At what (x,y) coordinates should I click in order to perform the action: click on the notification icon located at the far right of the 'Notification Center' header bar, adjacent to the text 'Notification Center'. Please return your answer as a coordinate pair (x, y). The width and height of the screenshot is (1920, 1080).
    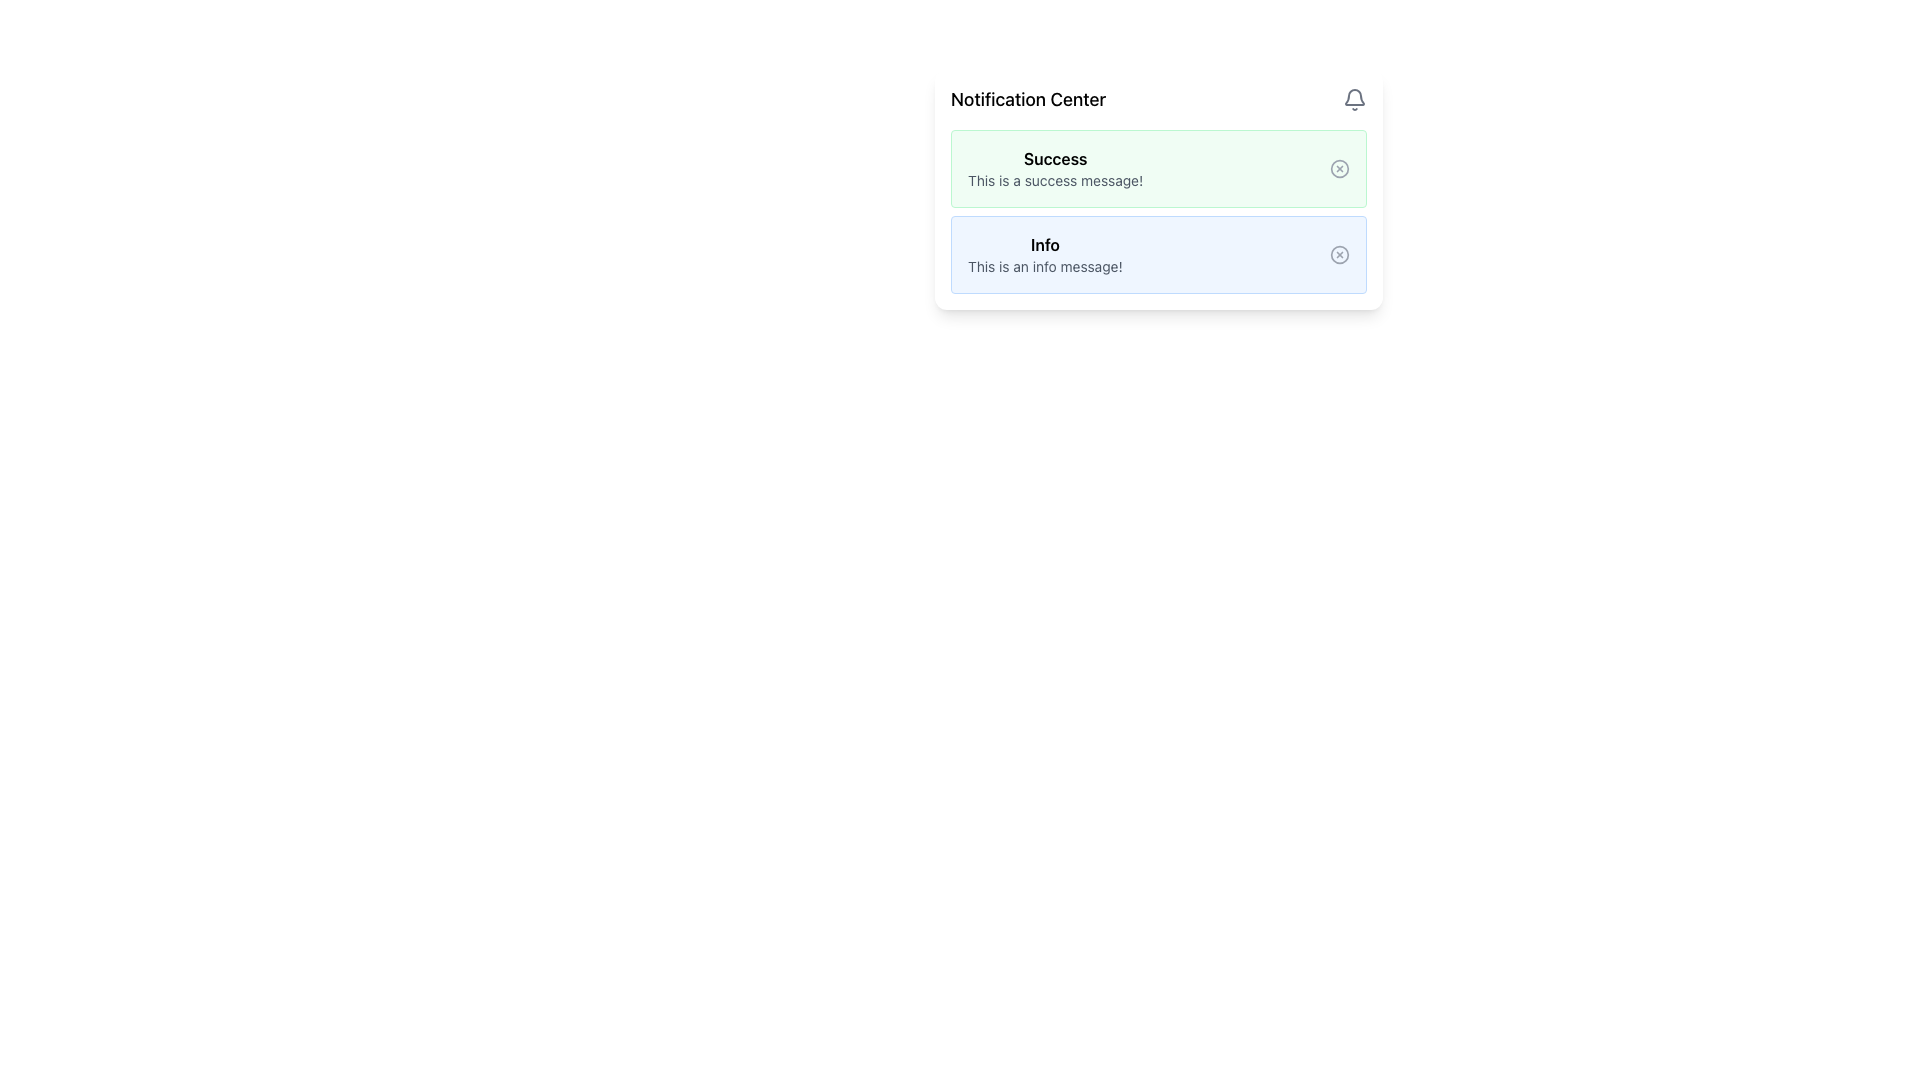
    Looking at the image, I should click on (1354, 100).